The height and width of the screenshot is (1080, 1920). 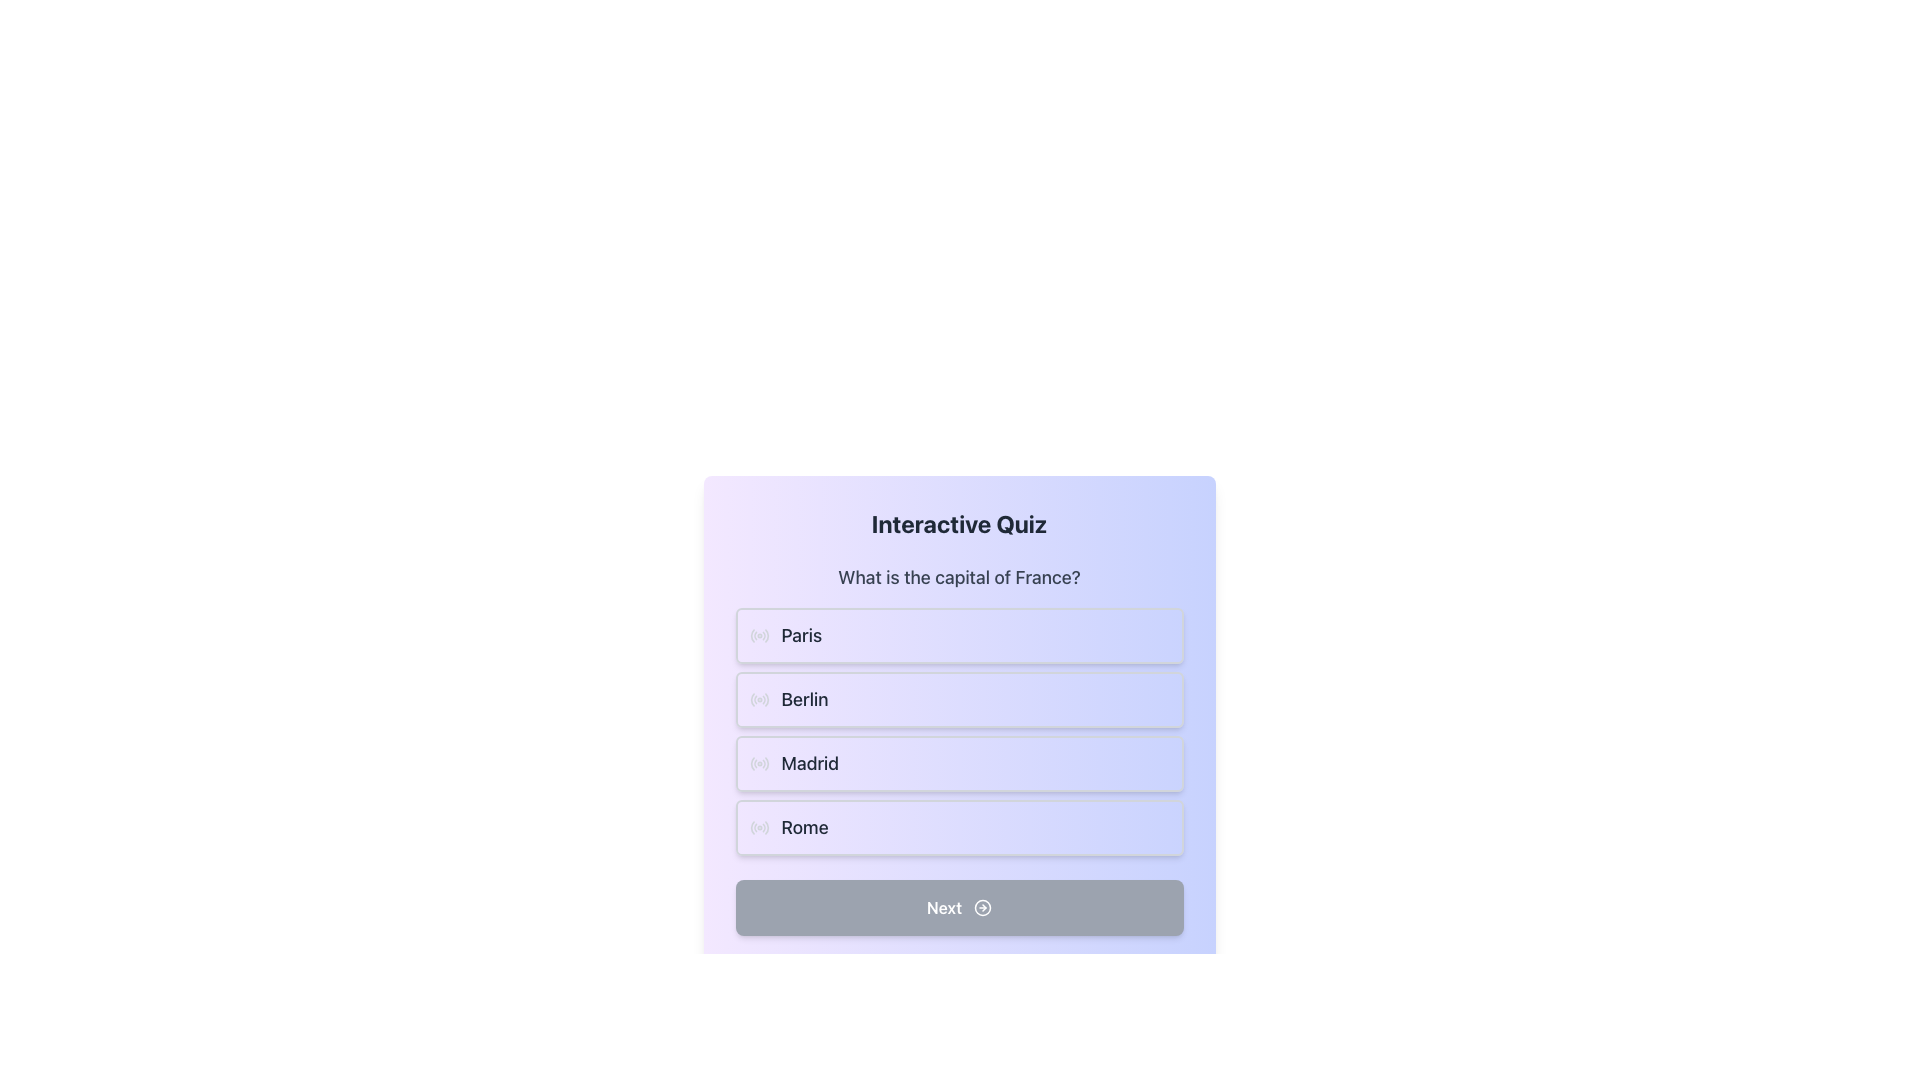 I want to click on the 'Next' action icon, which is positioned immediately to the right of the 'Next' label within the button component at the bottom of the interface, so click(x=983, y=907).